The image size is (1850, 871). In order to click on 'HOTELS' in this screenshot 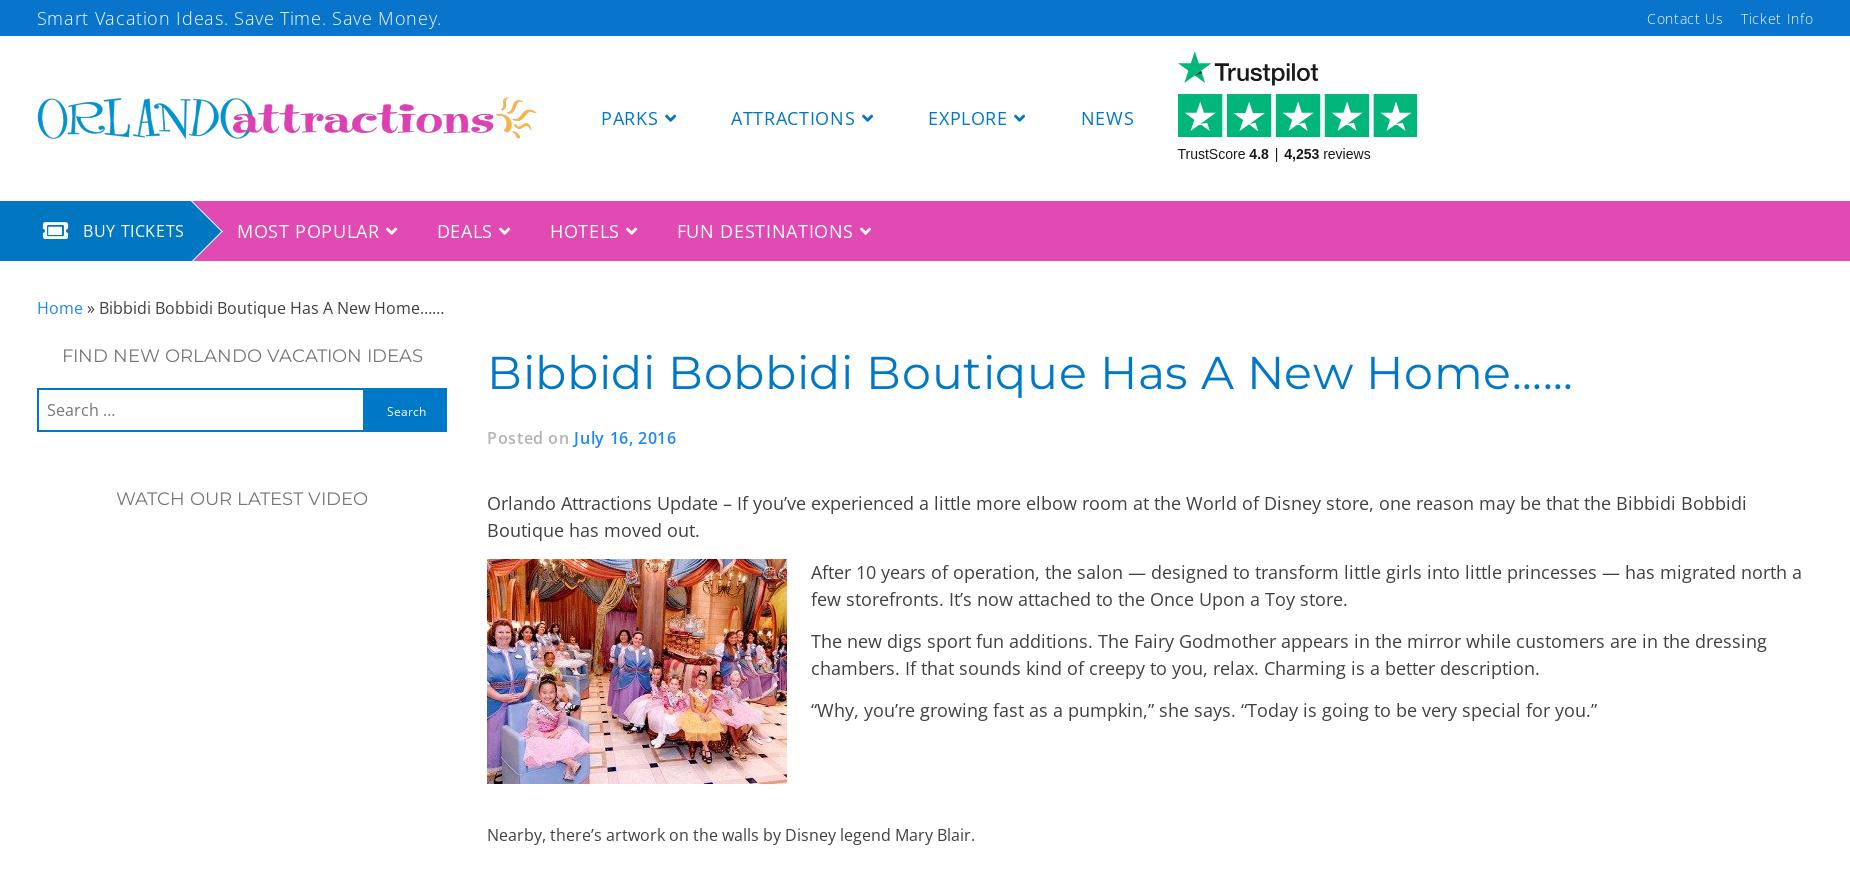, I will do `click(549, 230)`.